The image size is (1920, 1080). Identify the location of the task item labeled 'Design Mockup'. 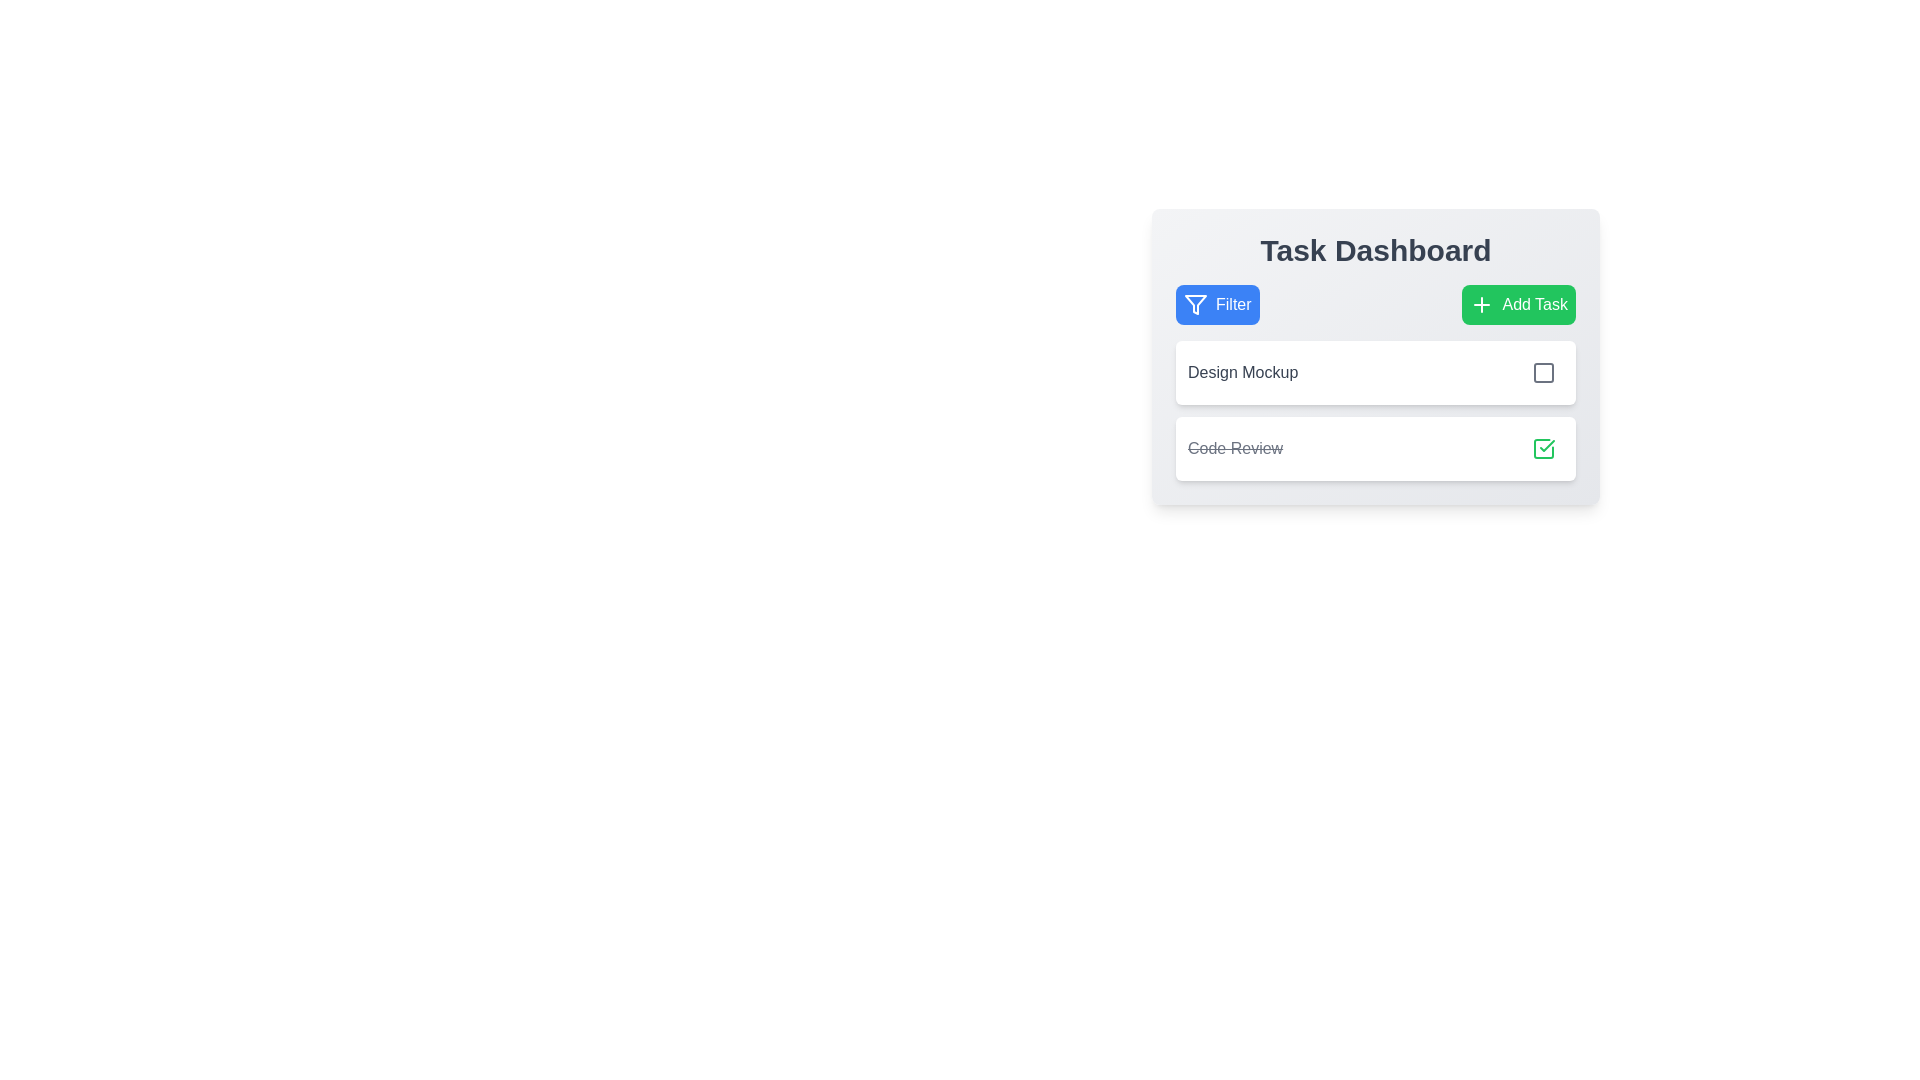
(1375, 373).